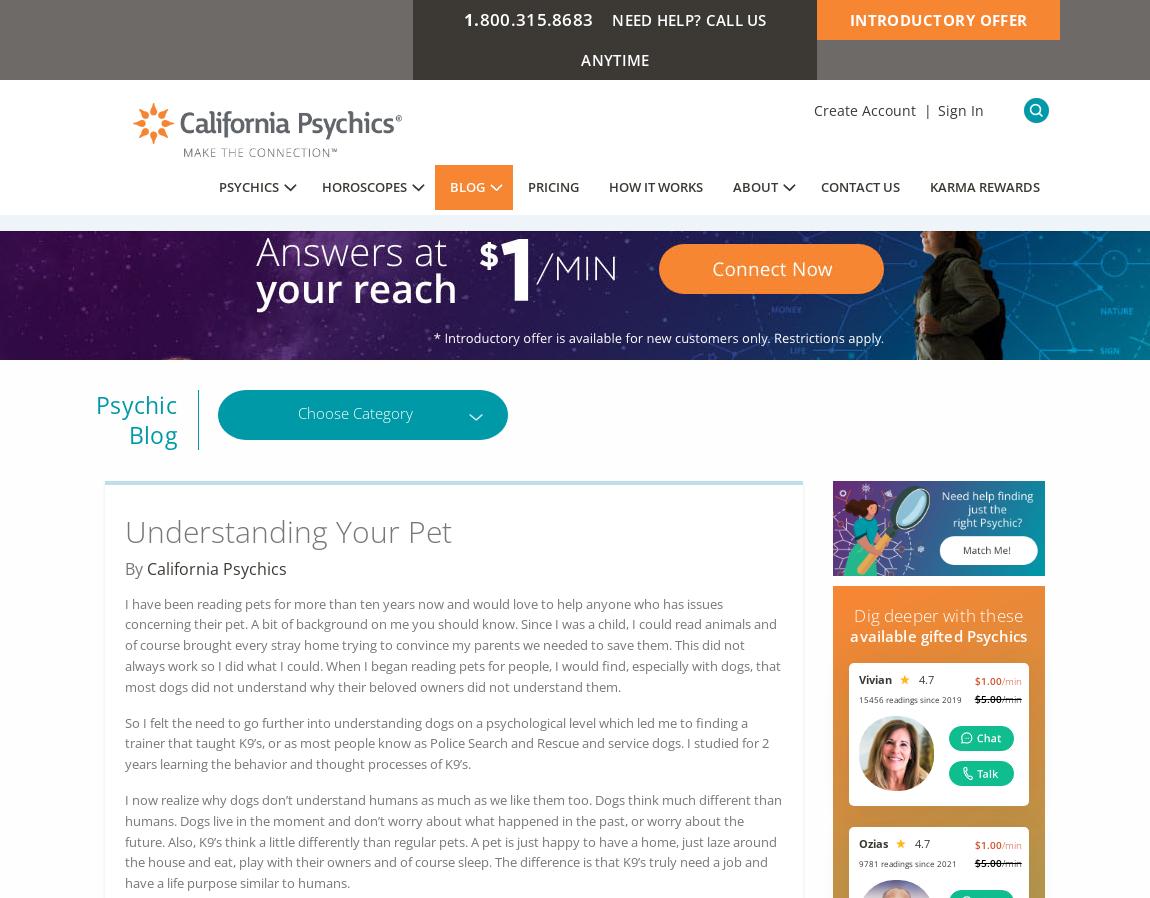  Describe the element at coordinates (453, 841) in the screenshot. I see `'I now realize why dogs don’t understand humans as much as we like them too. Dogs think much different than humans. Dogs live in the moment and don’t worry about what happened in the past, or worry about the future. Also, K9’s think a little differently than regular pets. A pet is just happy to have a home, just laze around the house and eat, play with their owners and of course sleep. The difference is that K9’s truly need a job and have a life purpose similar to humans.'` at that location.